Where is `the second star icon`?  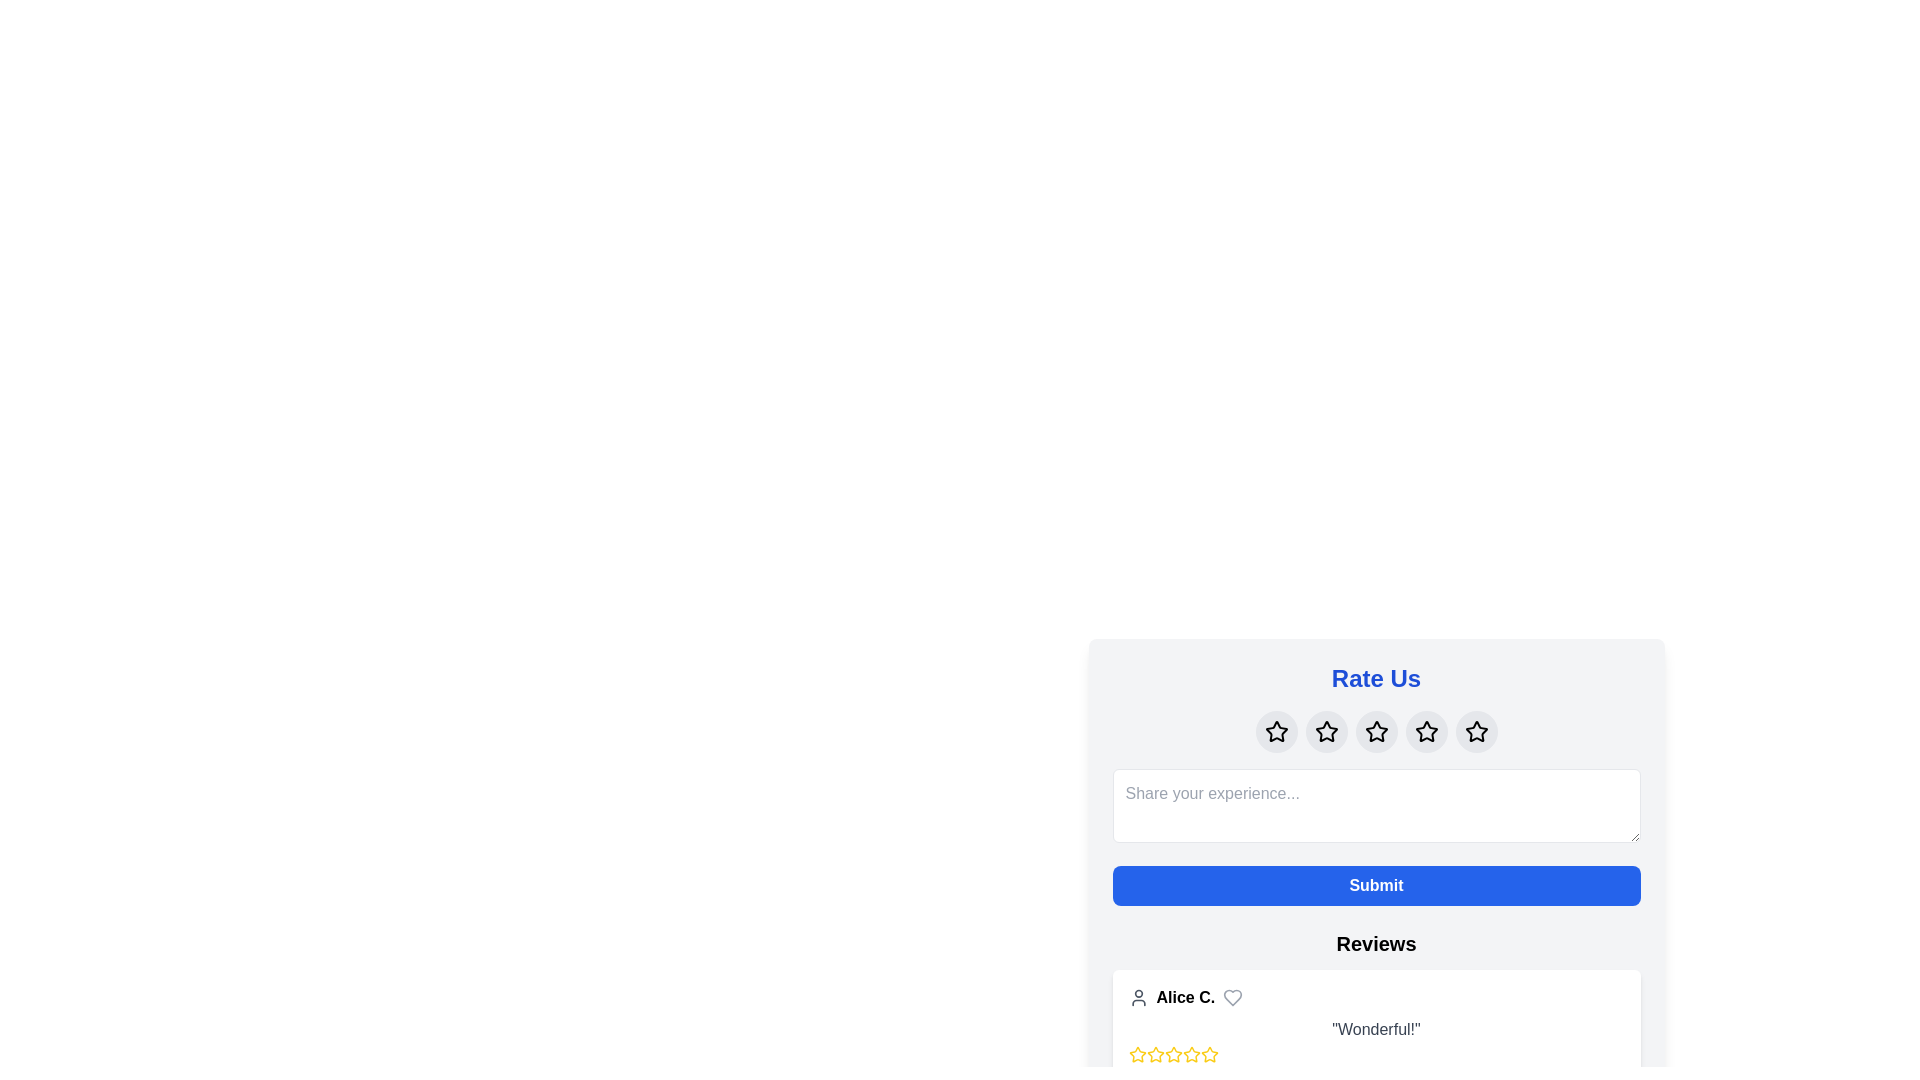
the second star icon is located at coordinates (1155, 1054).